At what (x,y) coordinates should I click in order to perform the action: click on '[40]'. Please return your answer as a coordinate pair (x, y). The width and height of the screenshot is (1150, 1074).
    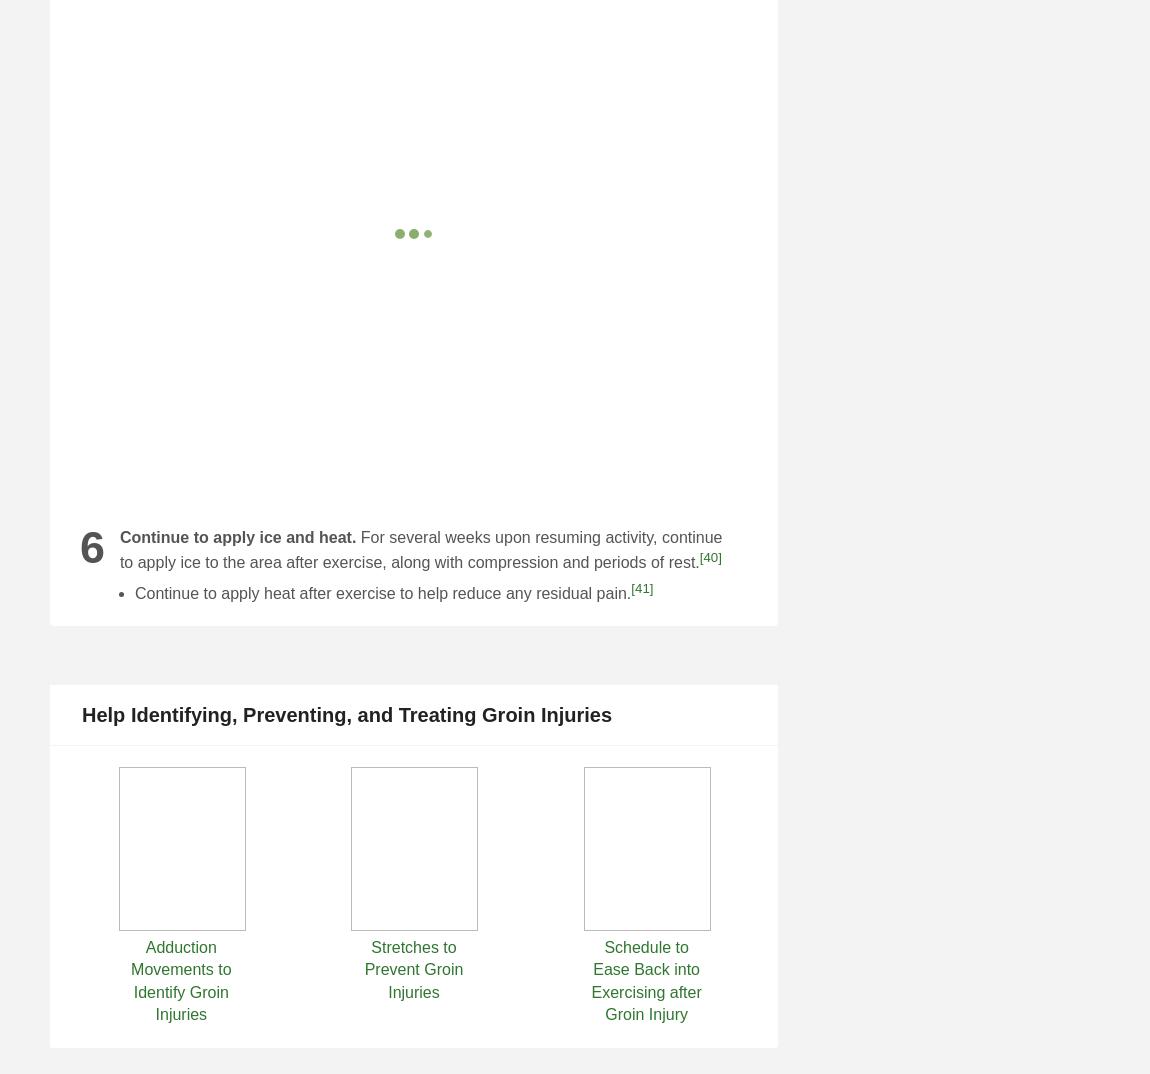
    Looking at the image, I should click on (709, 556).